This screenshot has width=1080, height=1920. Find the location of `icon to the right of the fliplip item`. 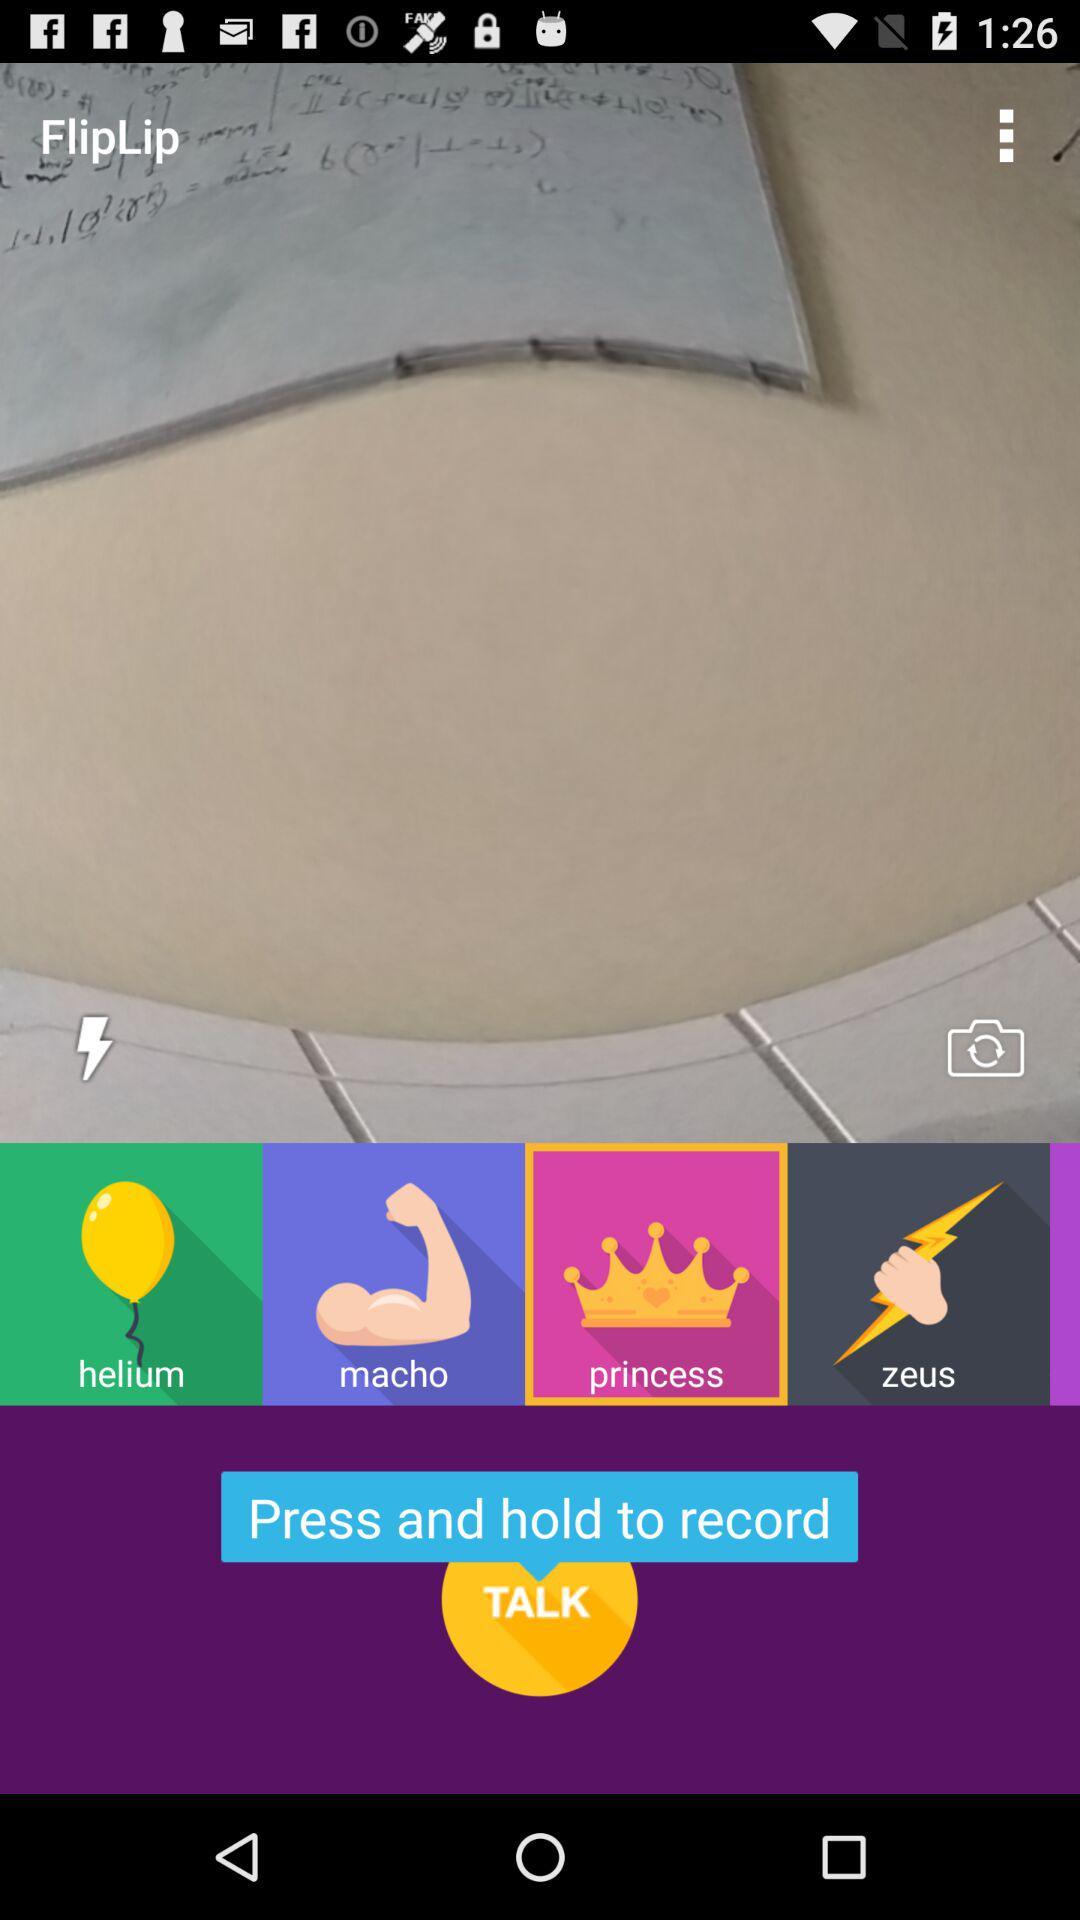

icon to the right of the fliplip item is located at coordinates (1006, 134).